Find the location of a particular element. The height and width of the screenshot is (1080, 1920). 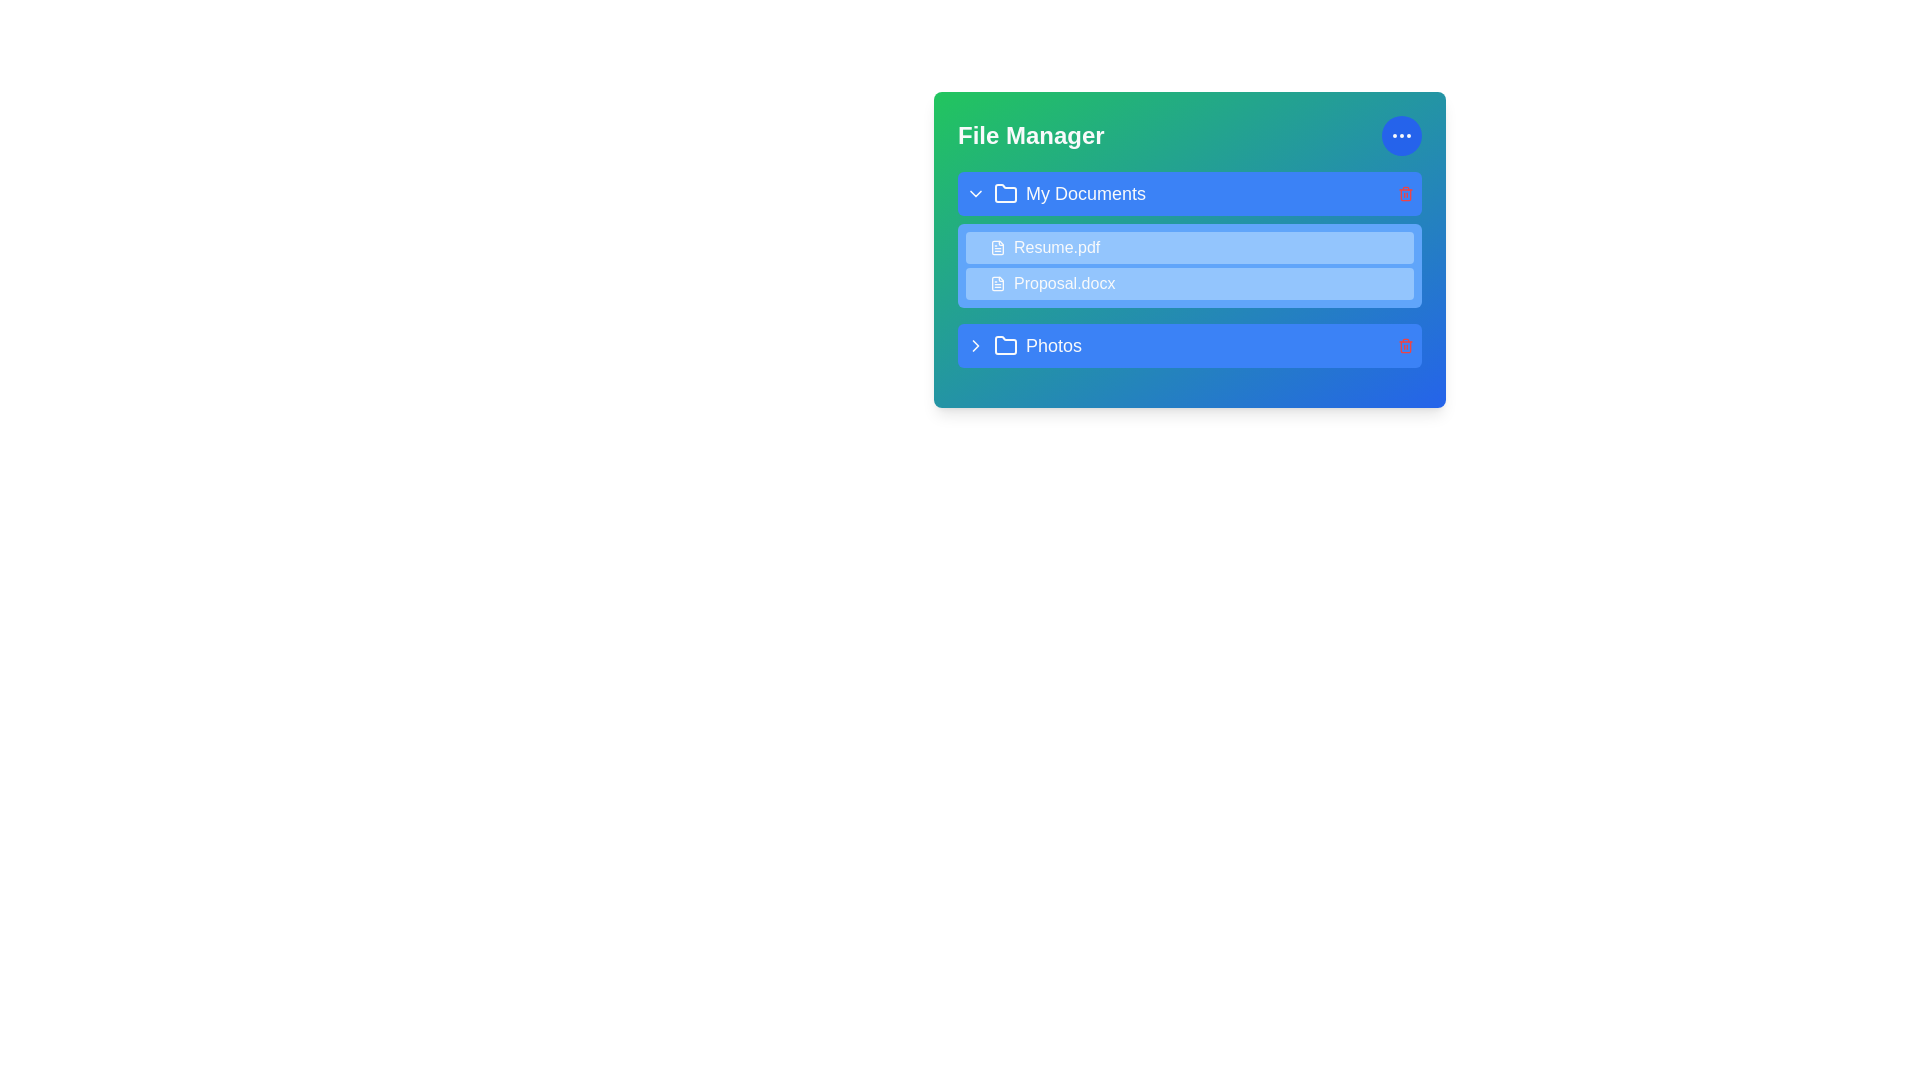

the dropdown toggle icon located to the left of the 'My Documents' text is located at coordinates (975, 193).